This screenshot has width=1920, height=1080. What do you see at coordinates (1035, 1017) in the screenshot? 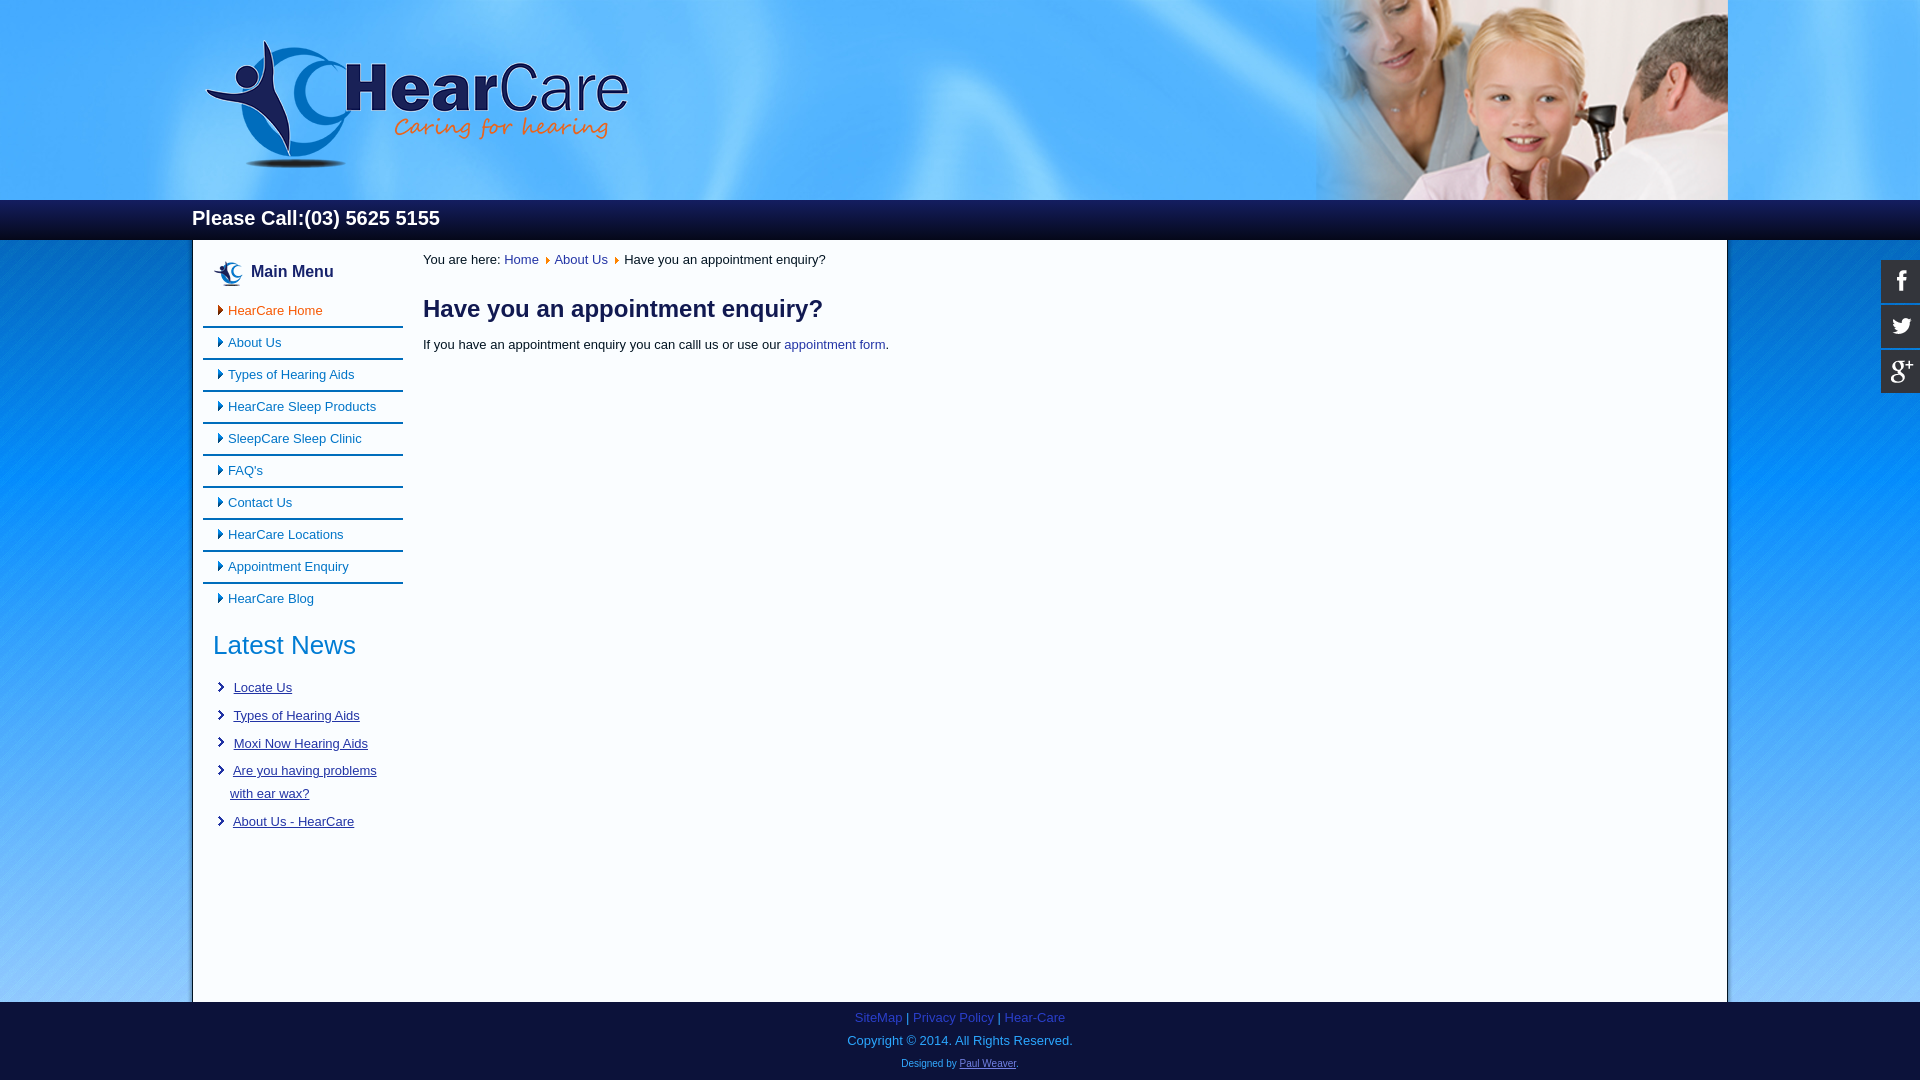
I see `'Hear-Care'` at bounding box center [1035, 1017].